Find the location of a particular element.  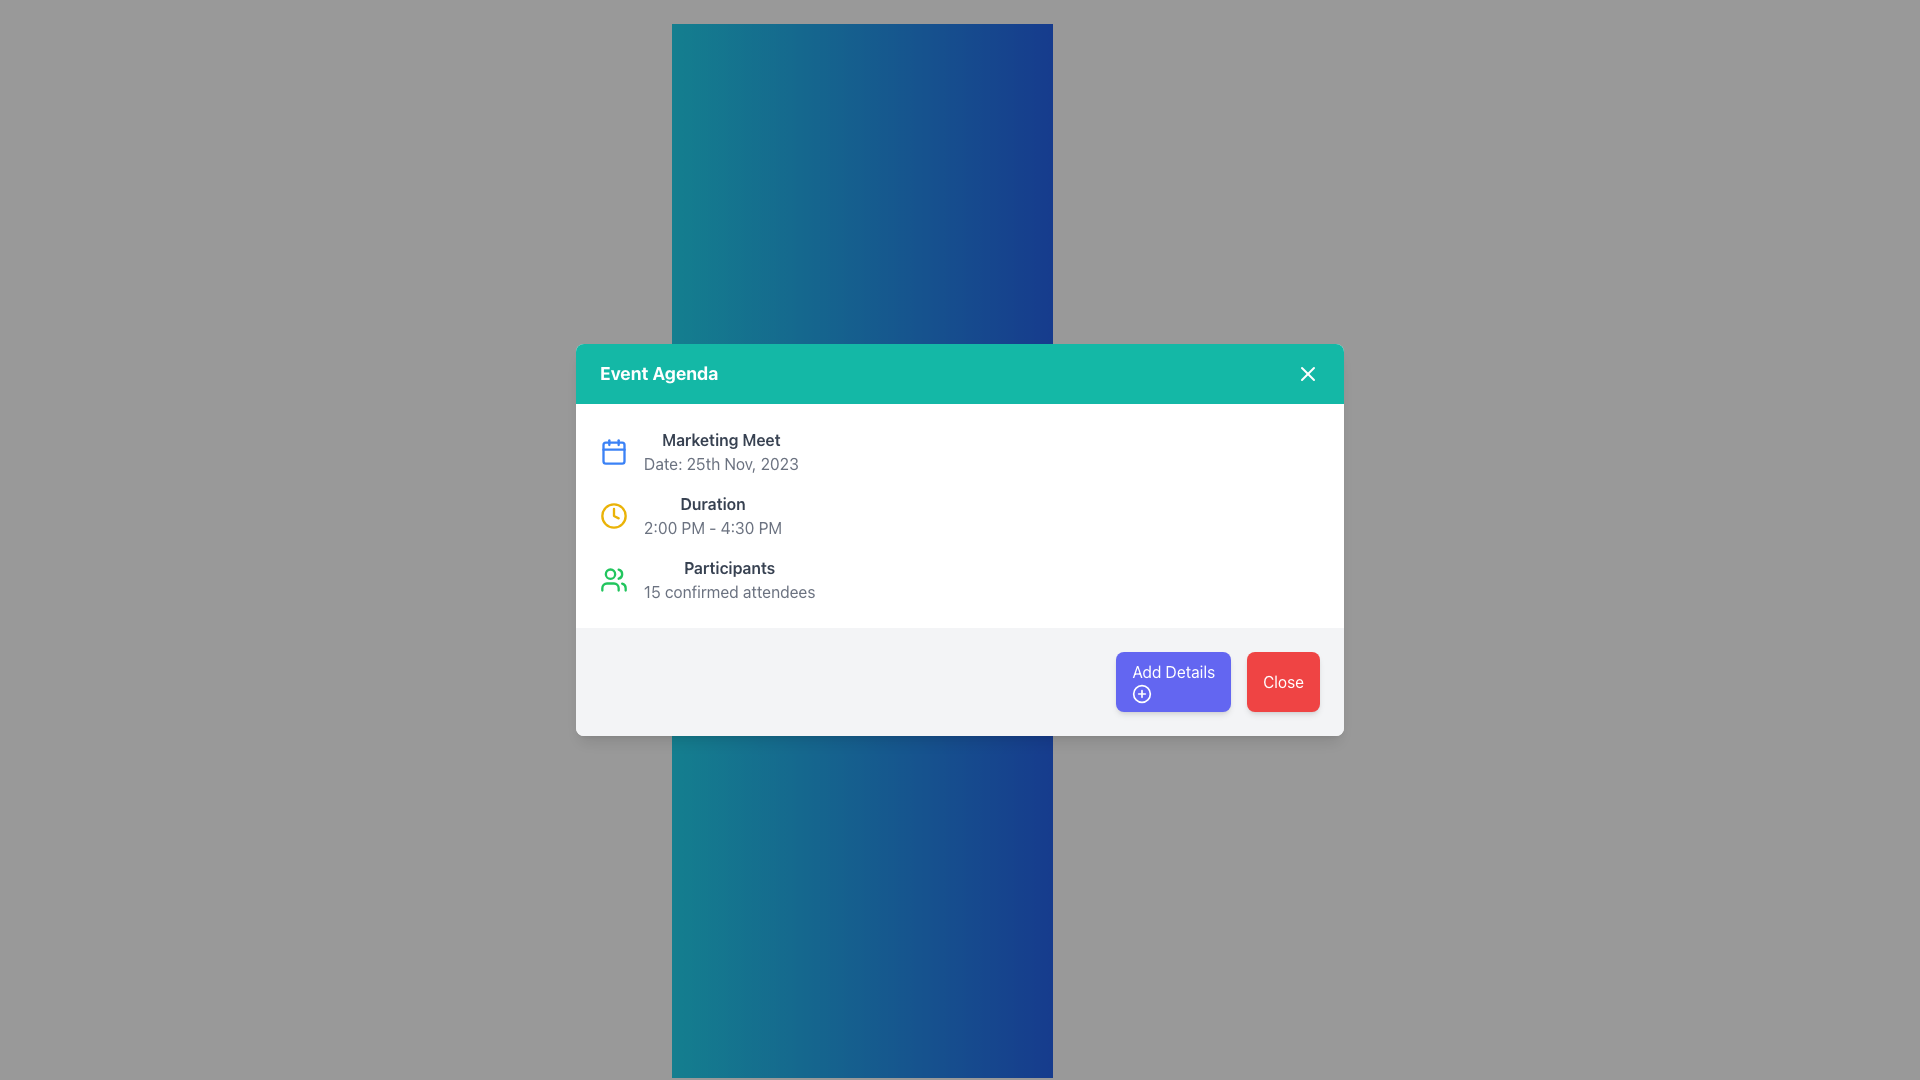

the icon located within the blue-colored 'Add Details' button at the bottom right of the content card is located at coordinates (1142, 693).